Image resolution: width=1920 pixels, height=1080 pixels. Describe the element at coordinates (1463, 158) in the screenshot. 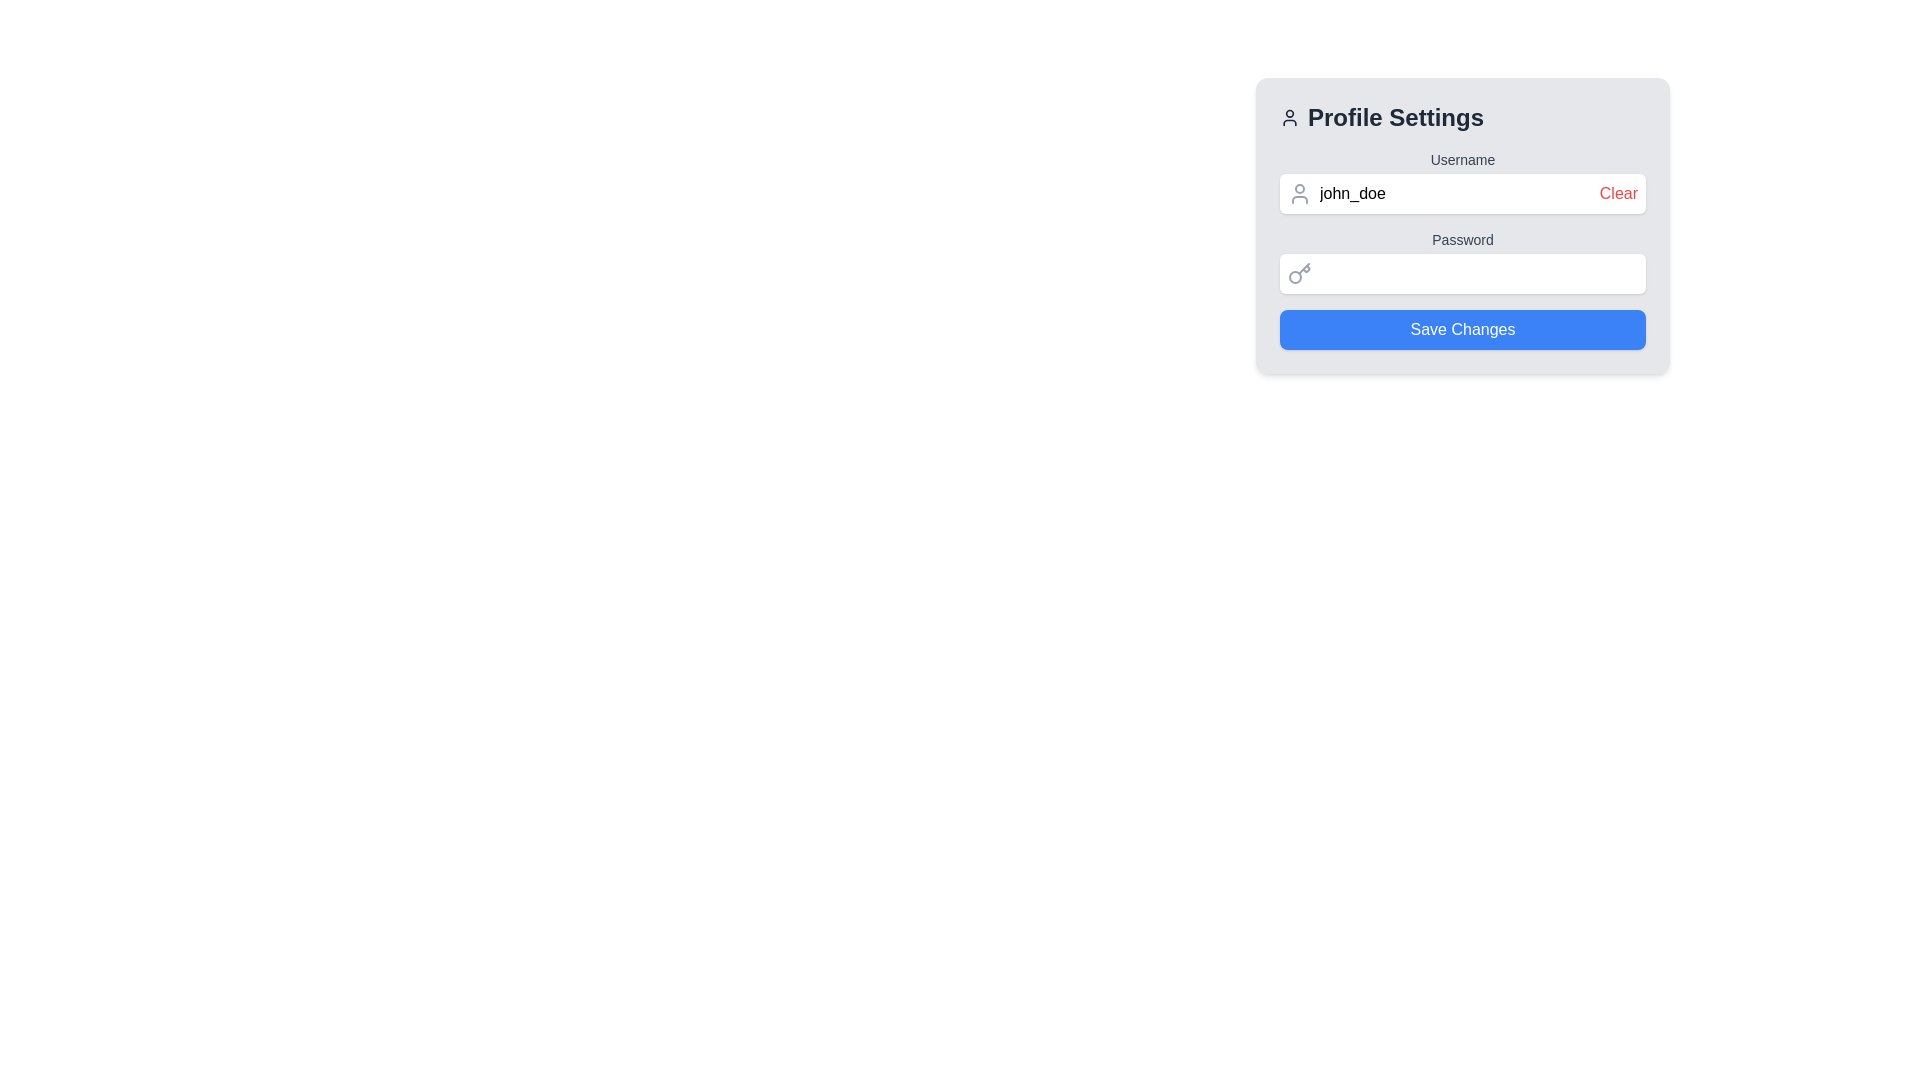

I see `the label that indicates the input field for the username, located above the input field with the placeholder 'john_doe'` at that location.